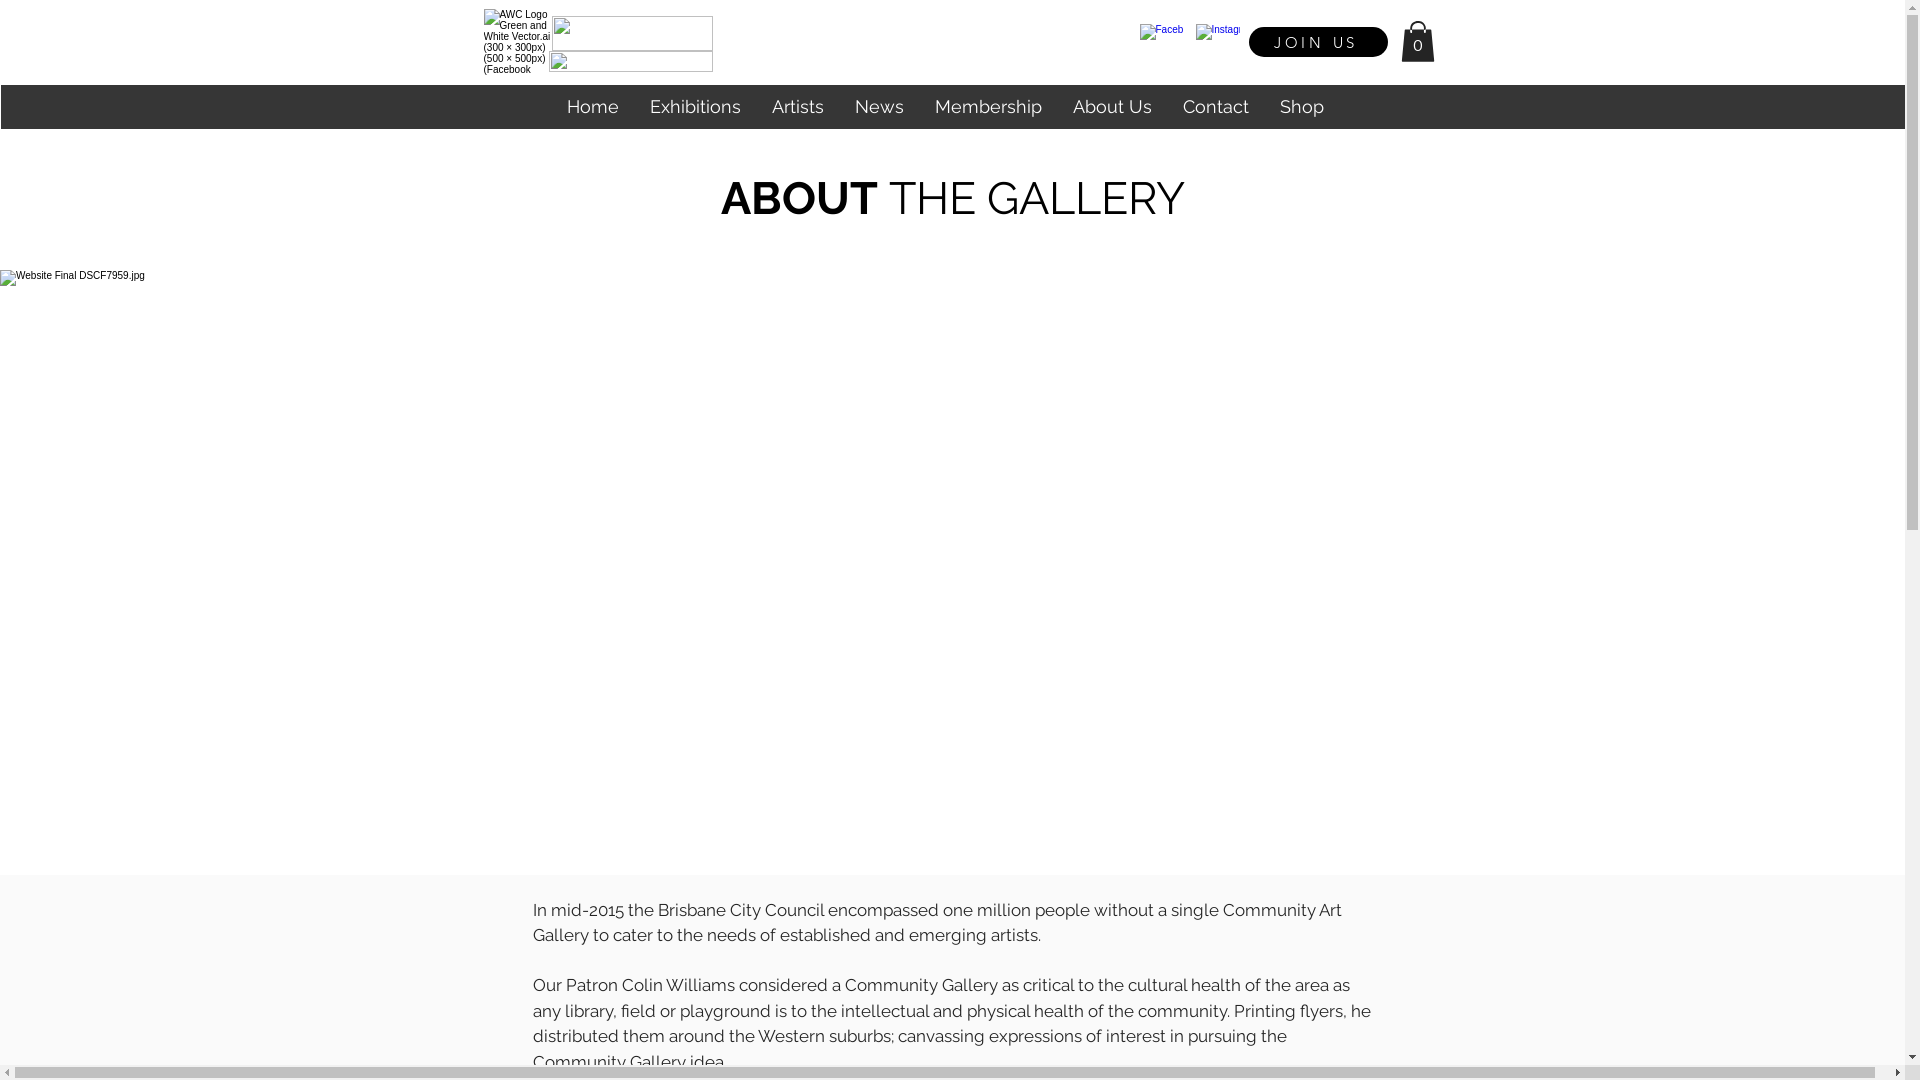 The image size is (1920, 1080). I want to click on 'About Us', so click(1109, 107).